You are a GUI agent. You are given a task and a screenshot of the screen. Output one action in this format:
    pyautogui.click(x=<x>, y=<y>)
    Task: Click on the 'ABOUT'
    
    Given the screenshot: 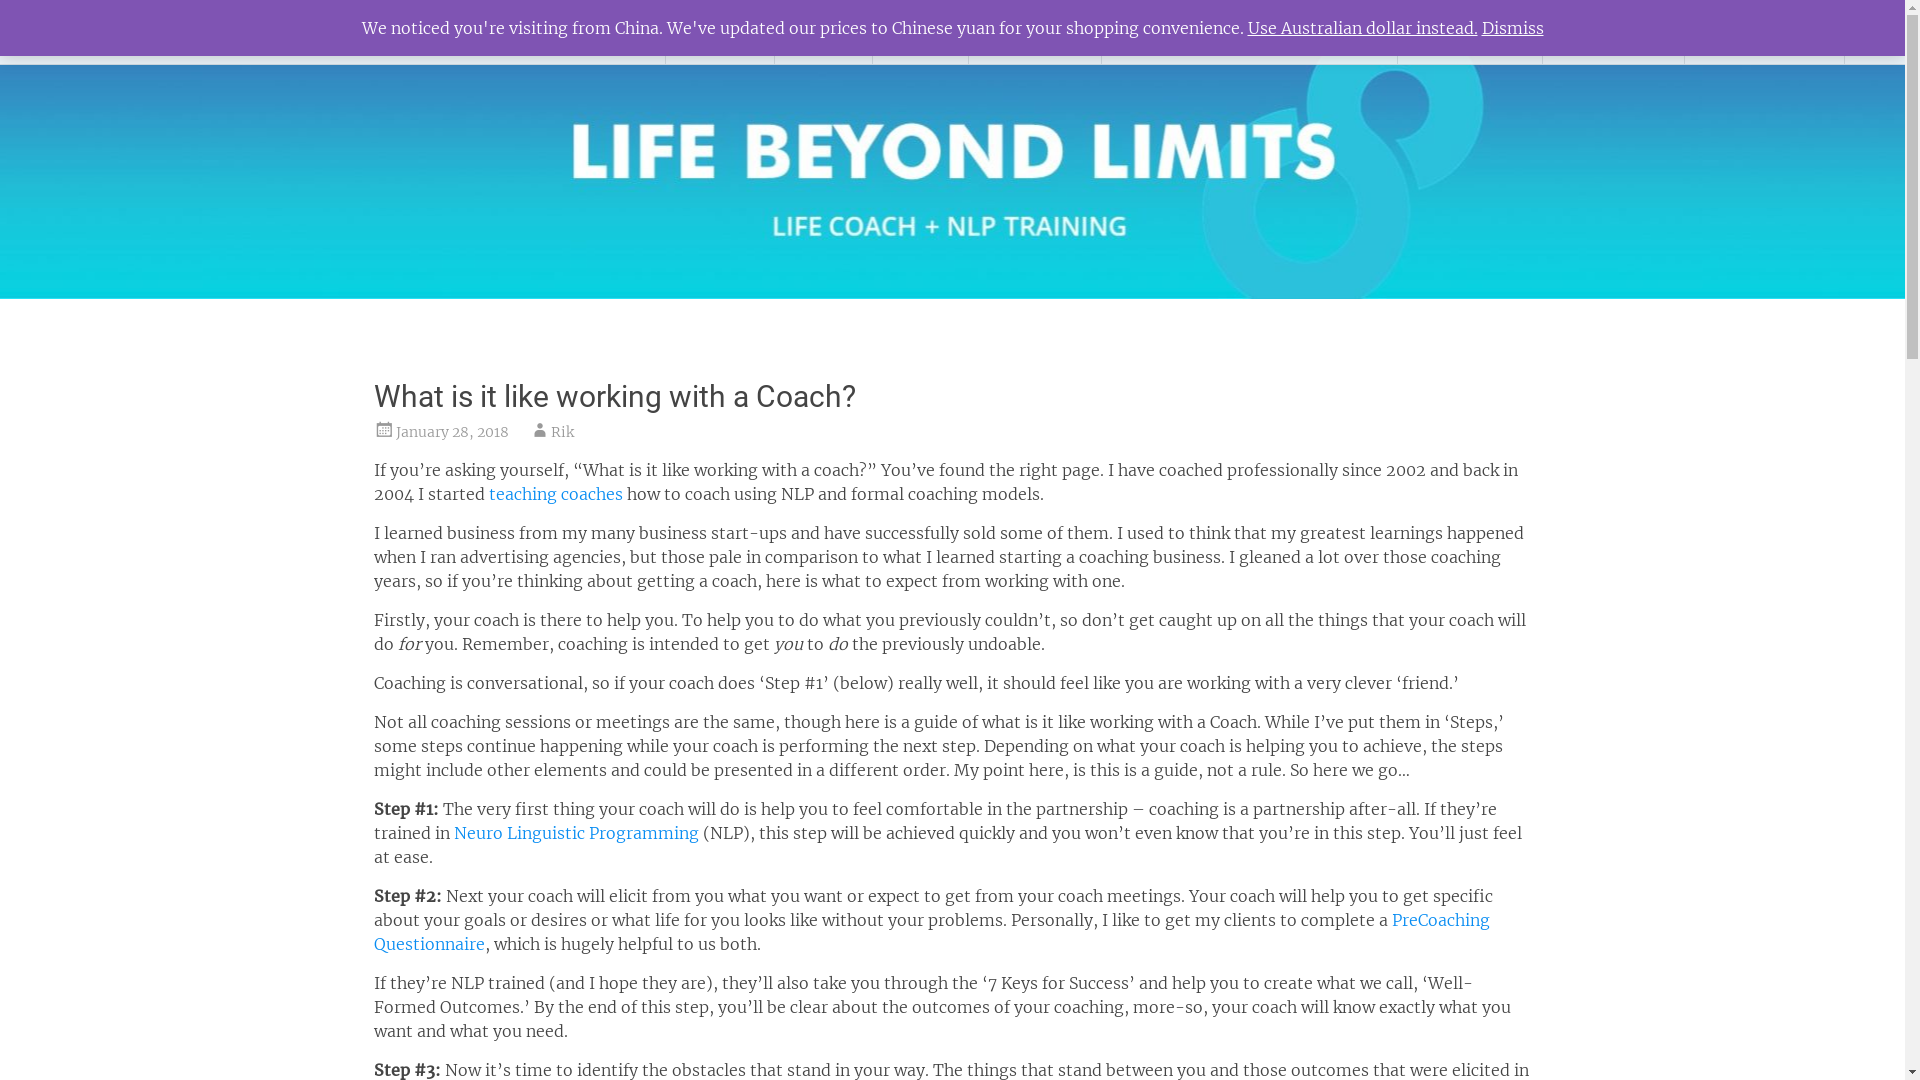 What is the action you would take?
    pyautogui.click(x=720, y=31)
    